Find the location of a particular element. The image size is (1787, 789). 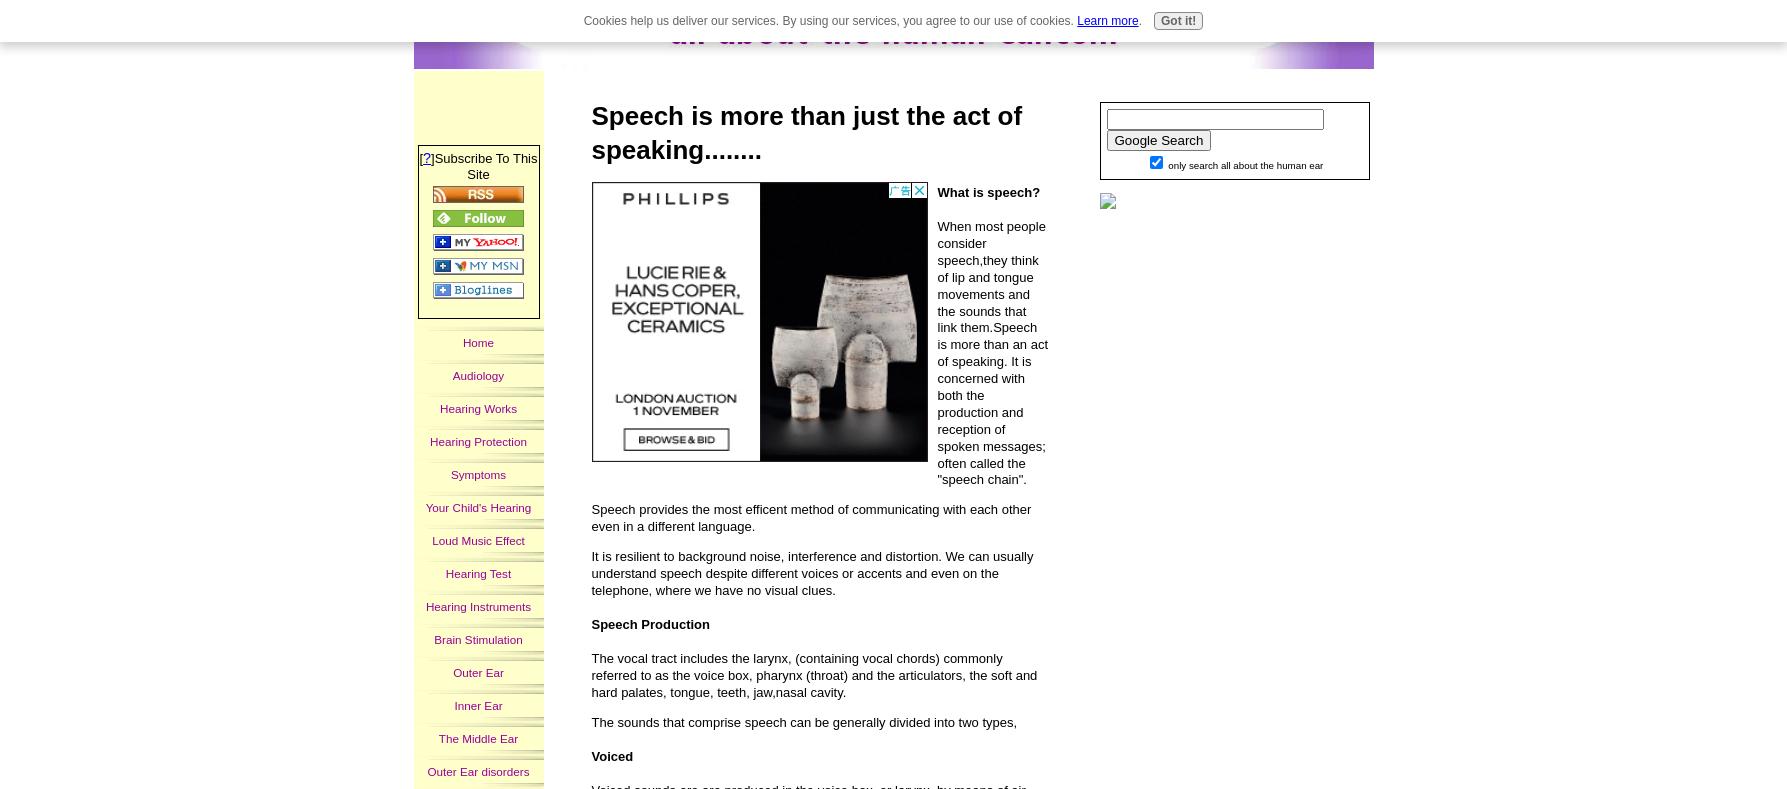

'Hearing Works' is located at coordinates (478, 407).